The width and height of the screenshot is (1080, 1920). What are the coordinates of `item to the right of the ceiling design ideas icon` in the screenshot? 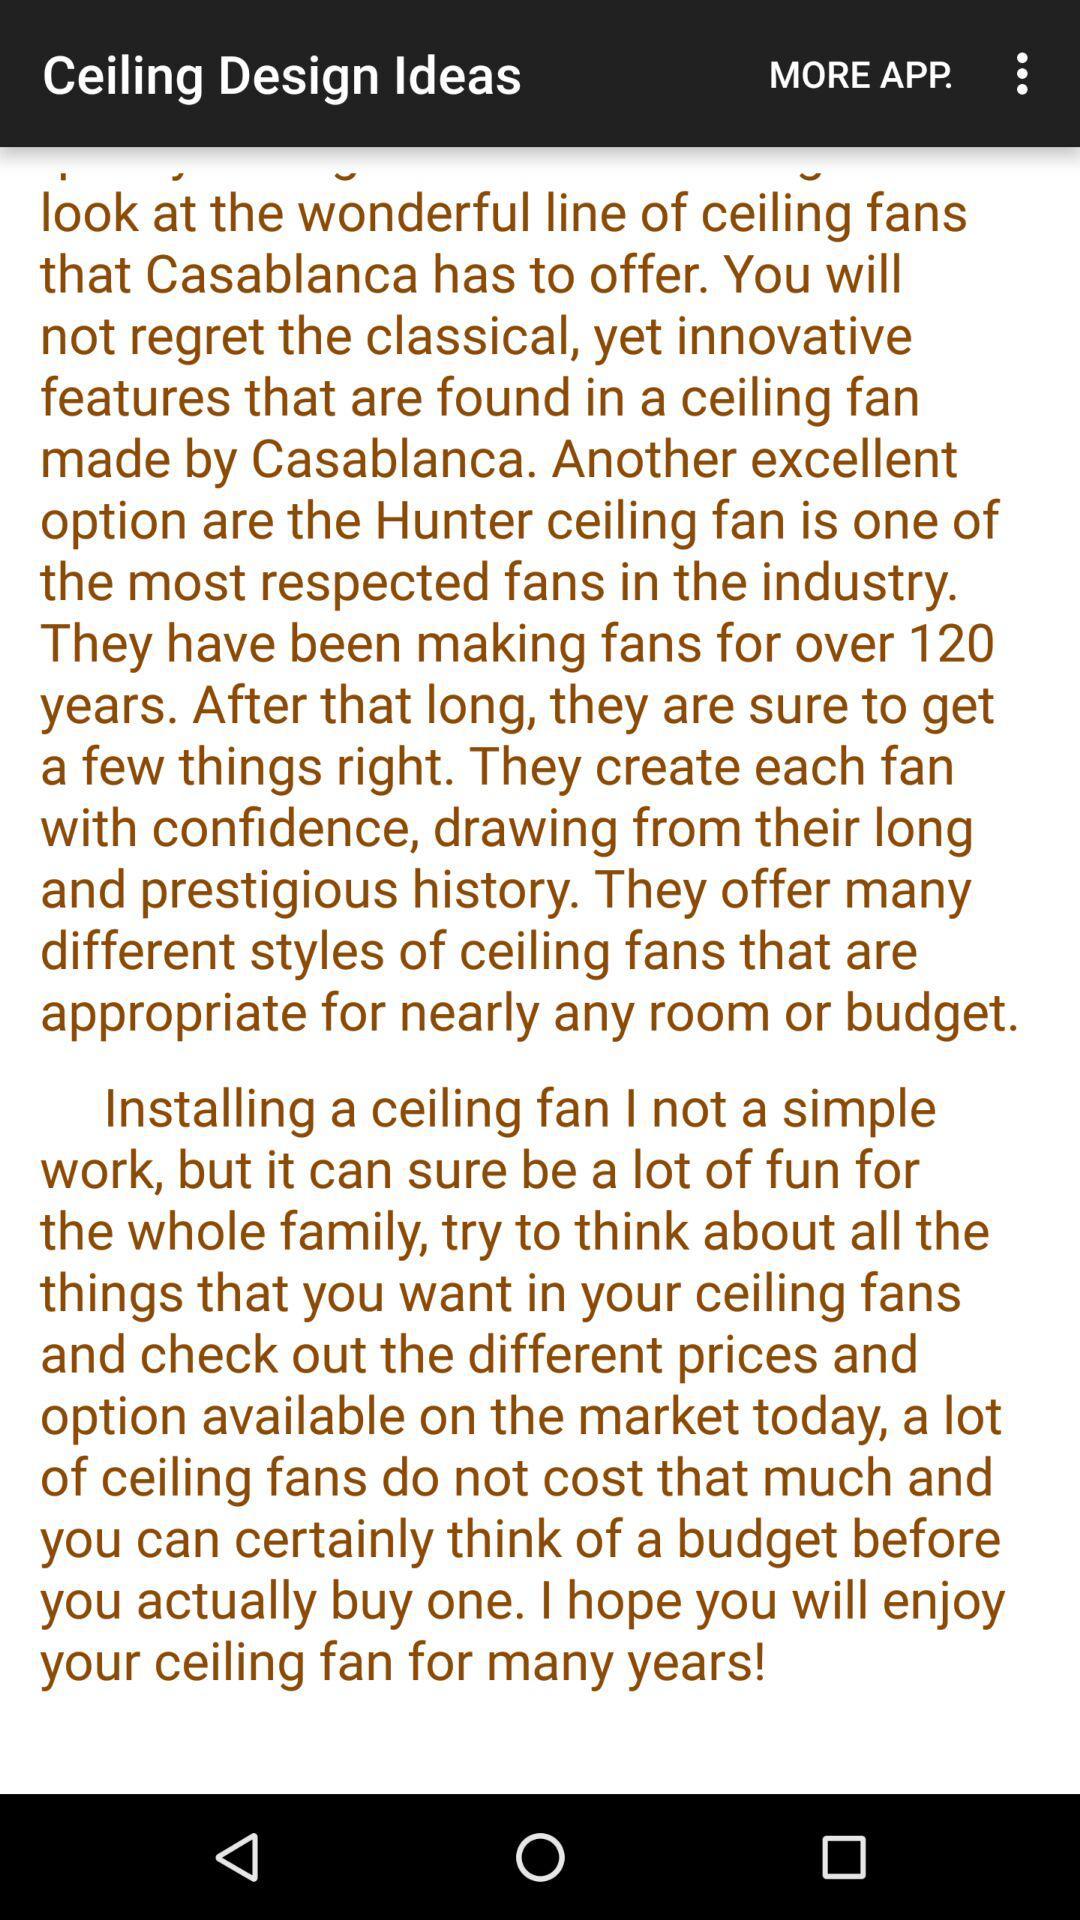 It's located at (860, 73).